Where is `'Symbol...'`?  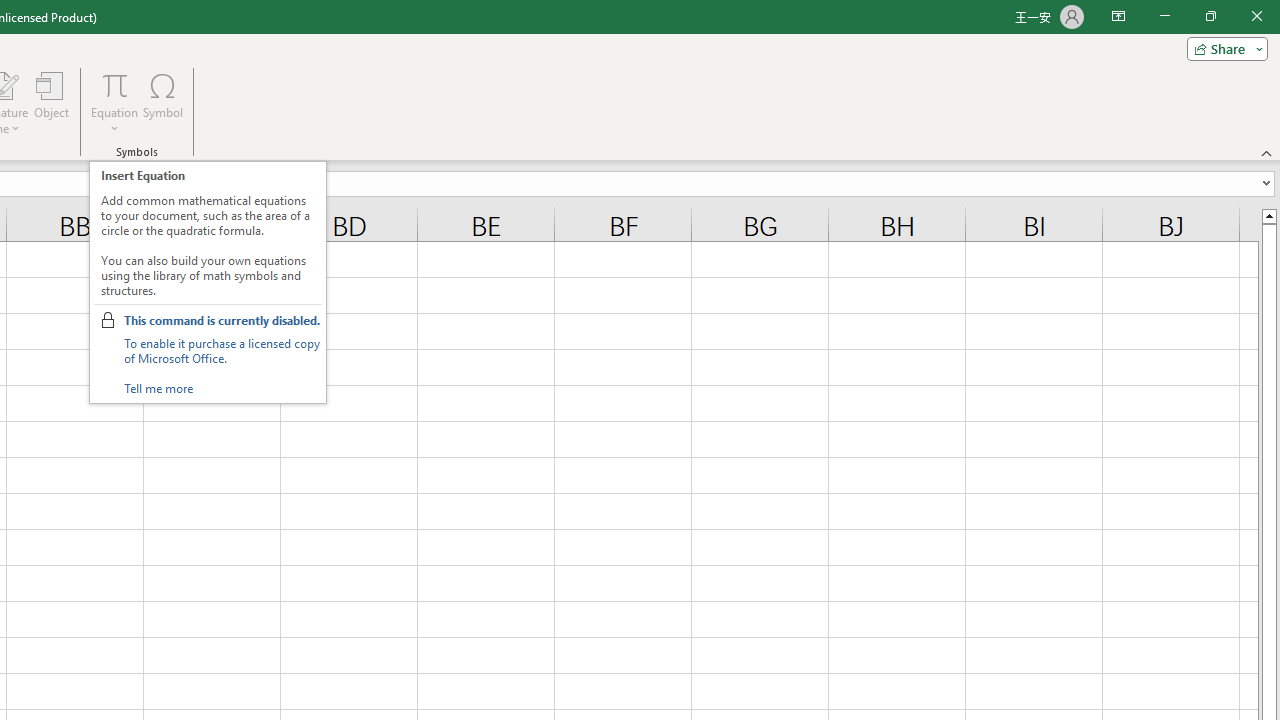 'Symbol...' is located at coordinates (163, 103).